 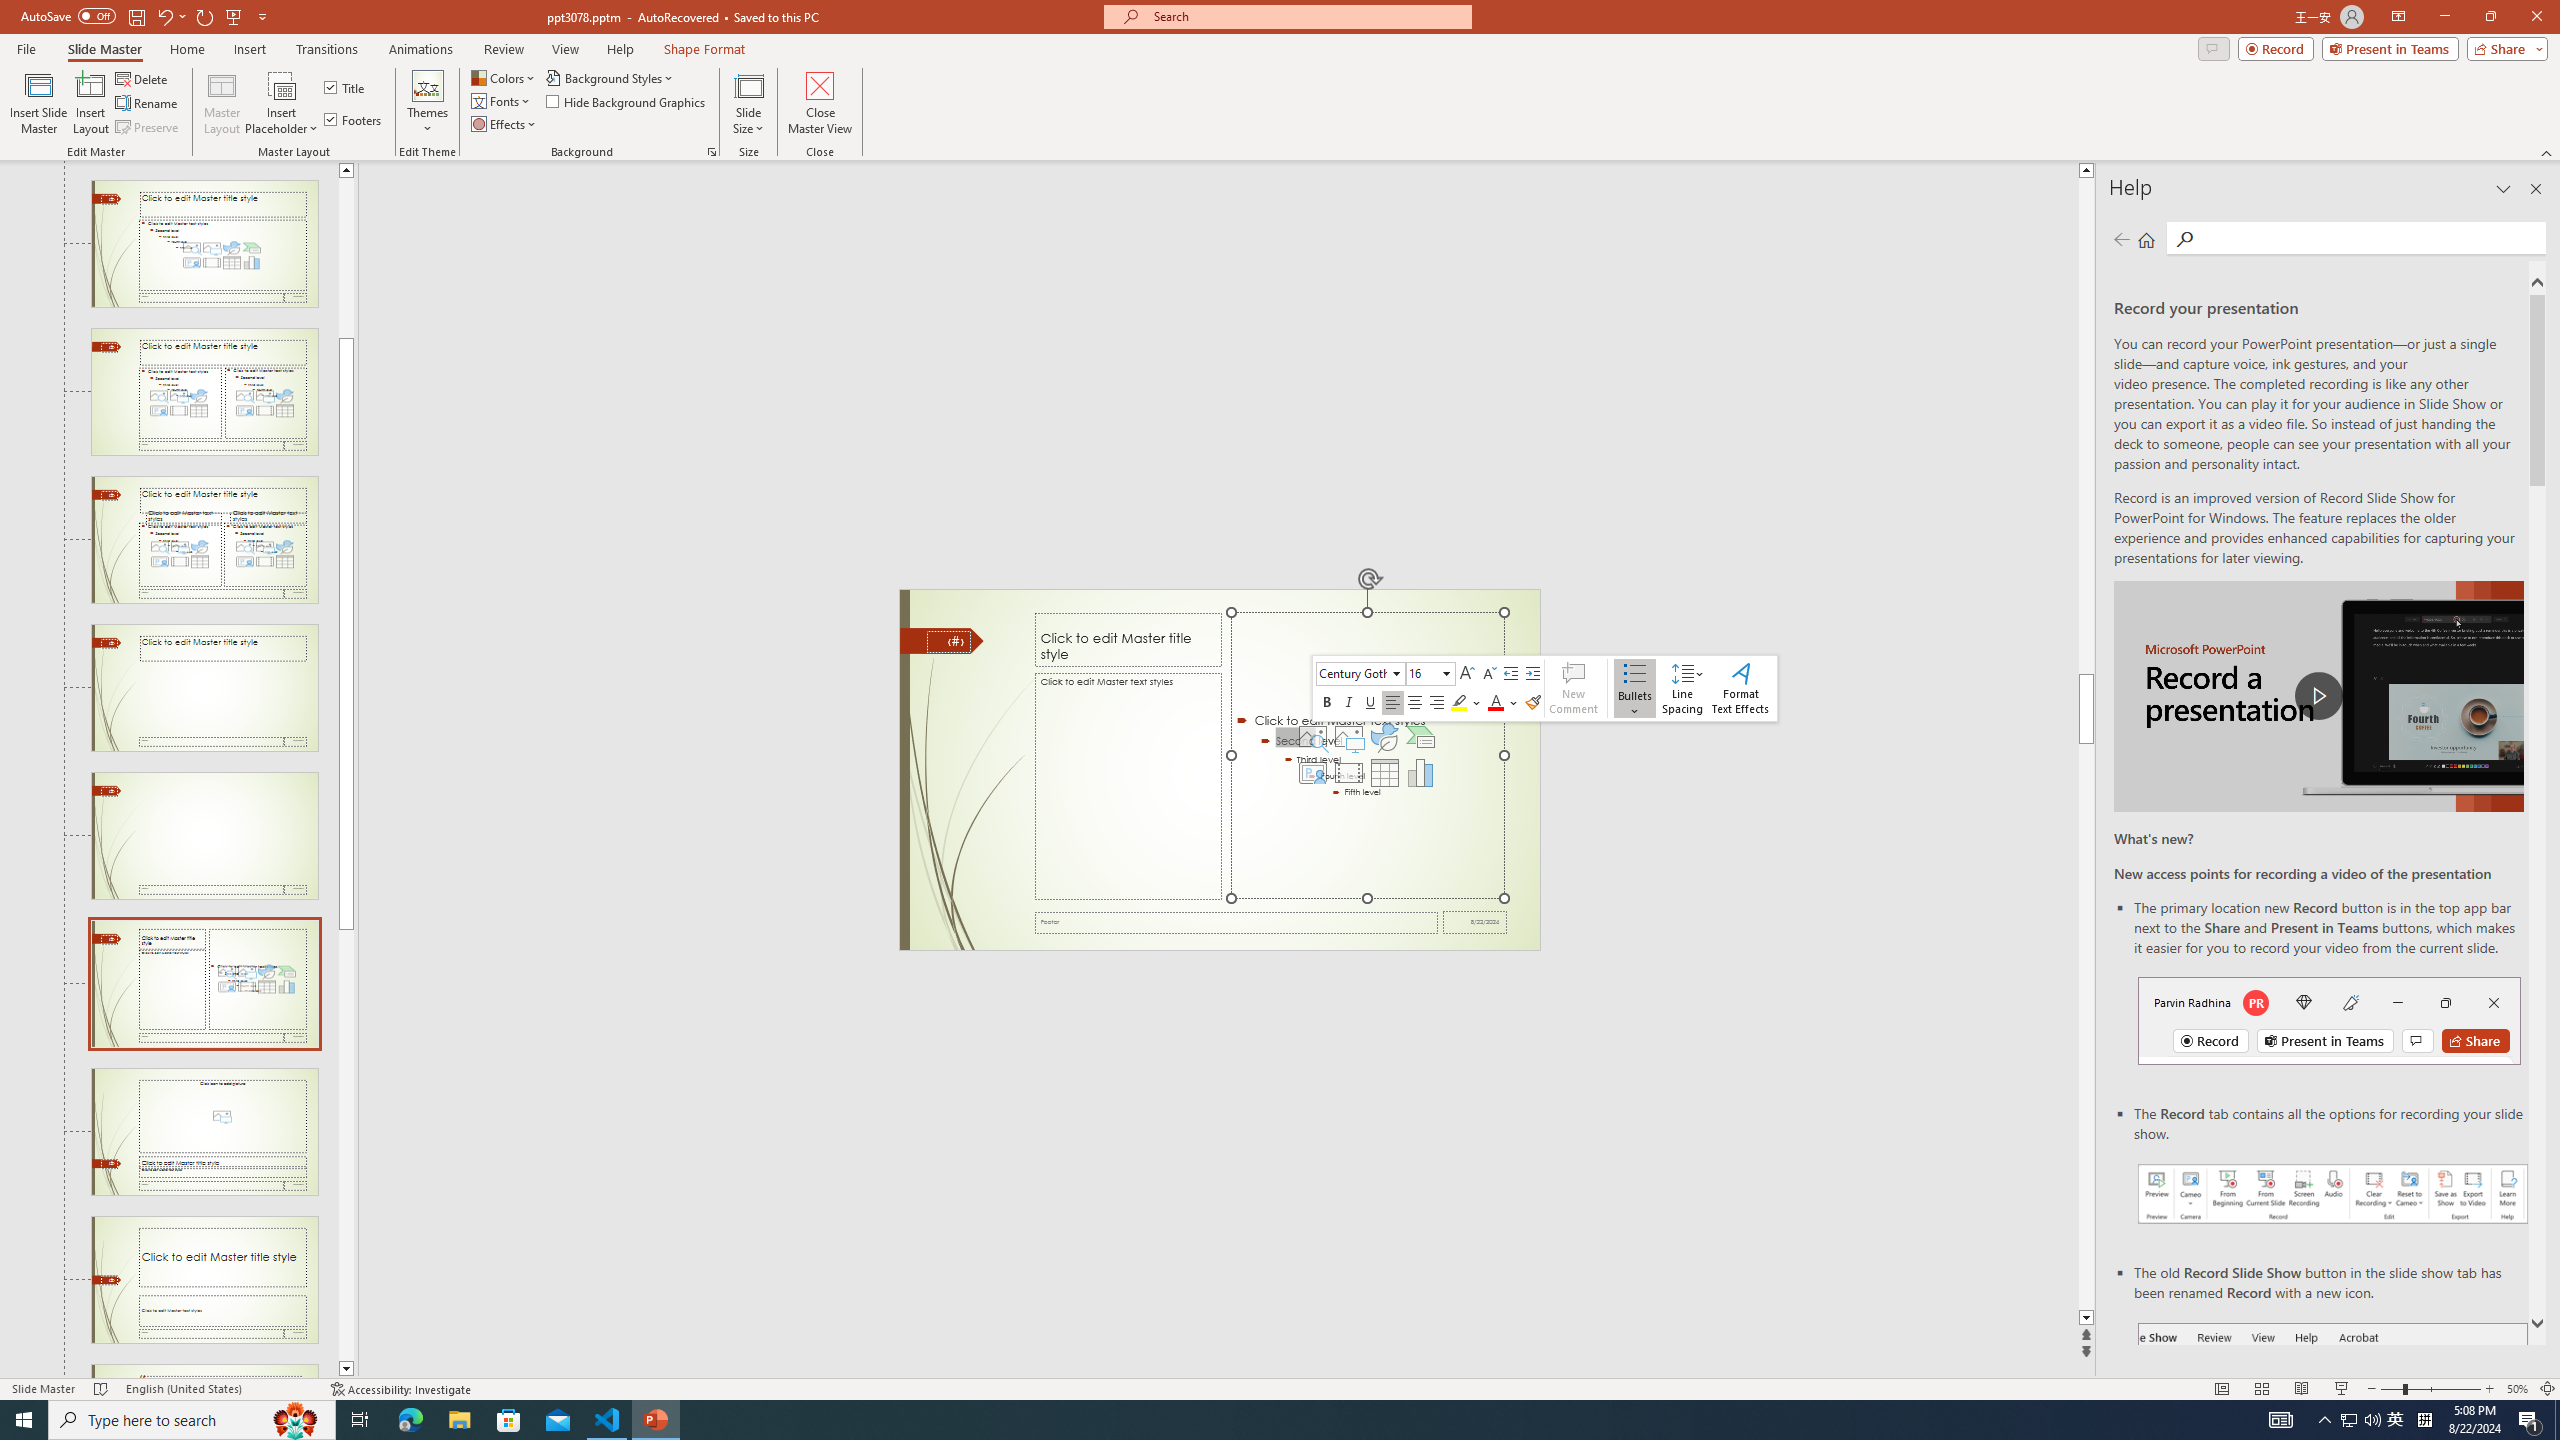 I want to click on 'Record your presentations screenshot one', so click(x=2332, y=1192).